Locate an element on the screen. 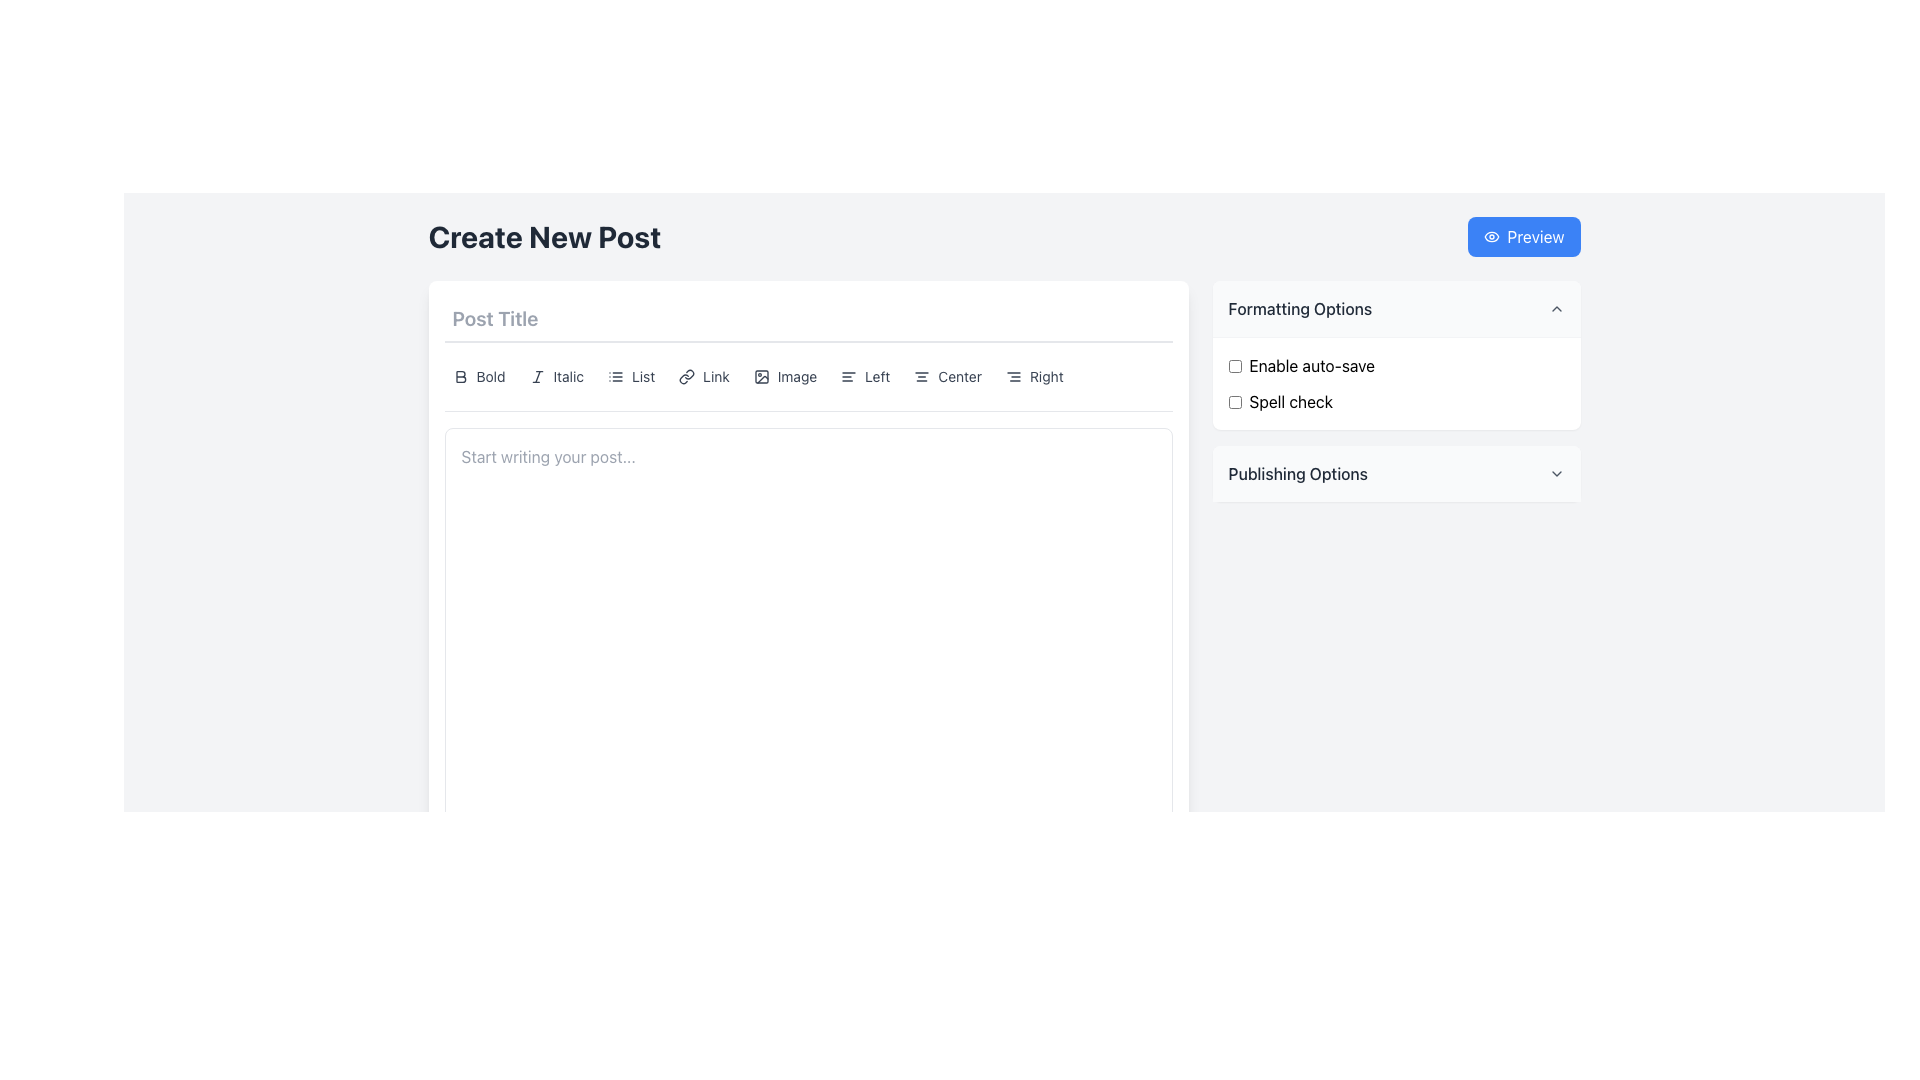  the interactive toggle icon located in the top-right corner of the 'Formatting Options' section, which collapses this section is located at coordinates (1555, 308).